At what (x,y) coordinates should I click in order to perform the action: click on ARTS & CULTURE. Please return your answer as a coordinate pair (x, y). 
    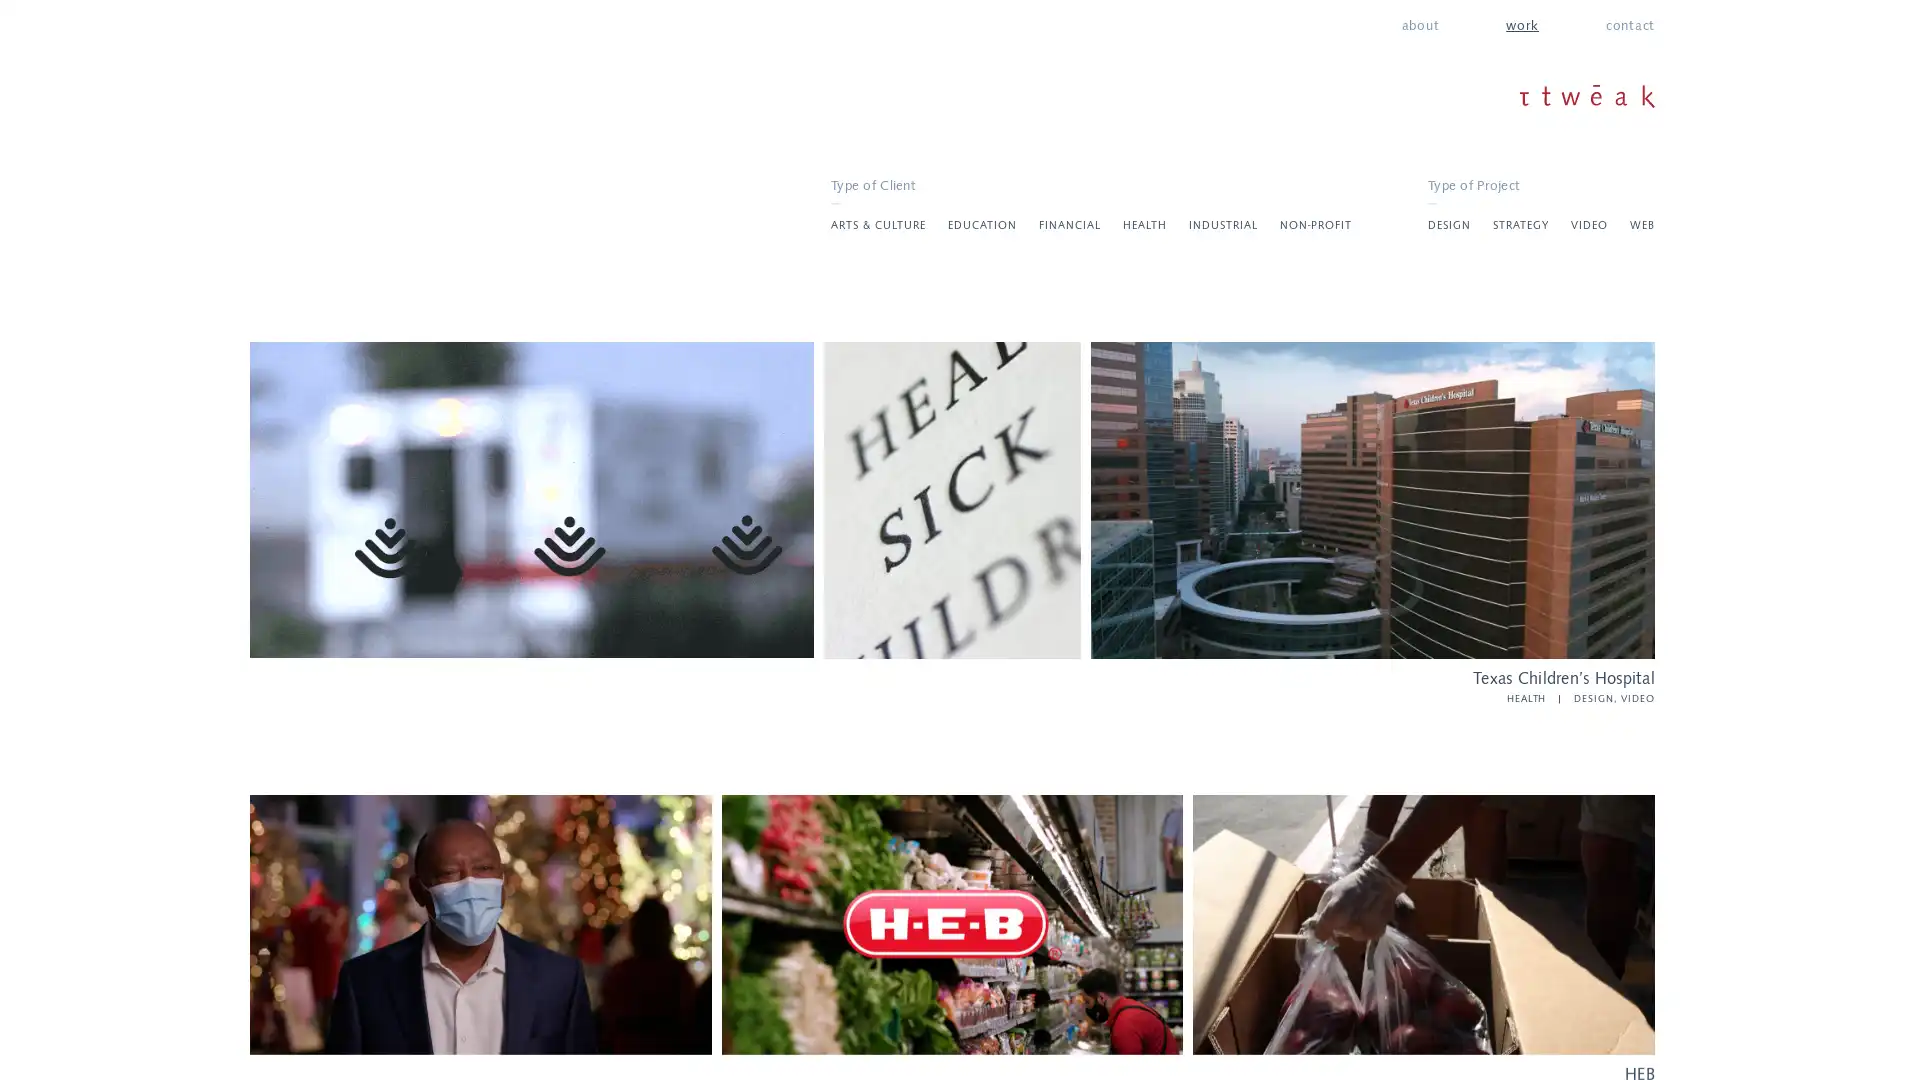
    Looking at the image, I should click on (878, 225).